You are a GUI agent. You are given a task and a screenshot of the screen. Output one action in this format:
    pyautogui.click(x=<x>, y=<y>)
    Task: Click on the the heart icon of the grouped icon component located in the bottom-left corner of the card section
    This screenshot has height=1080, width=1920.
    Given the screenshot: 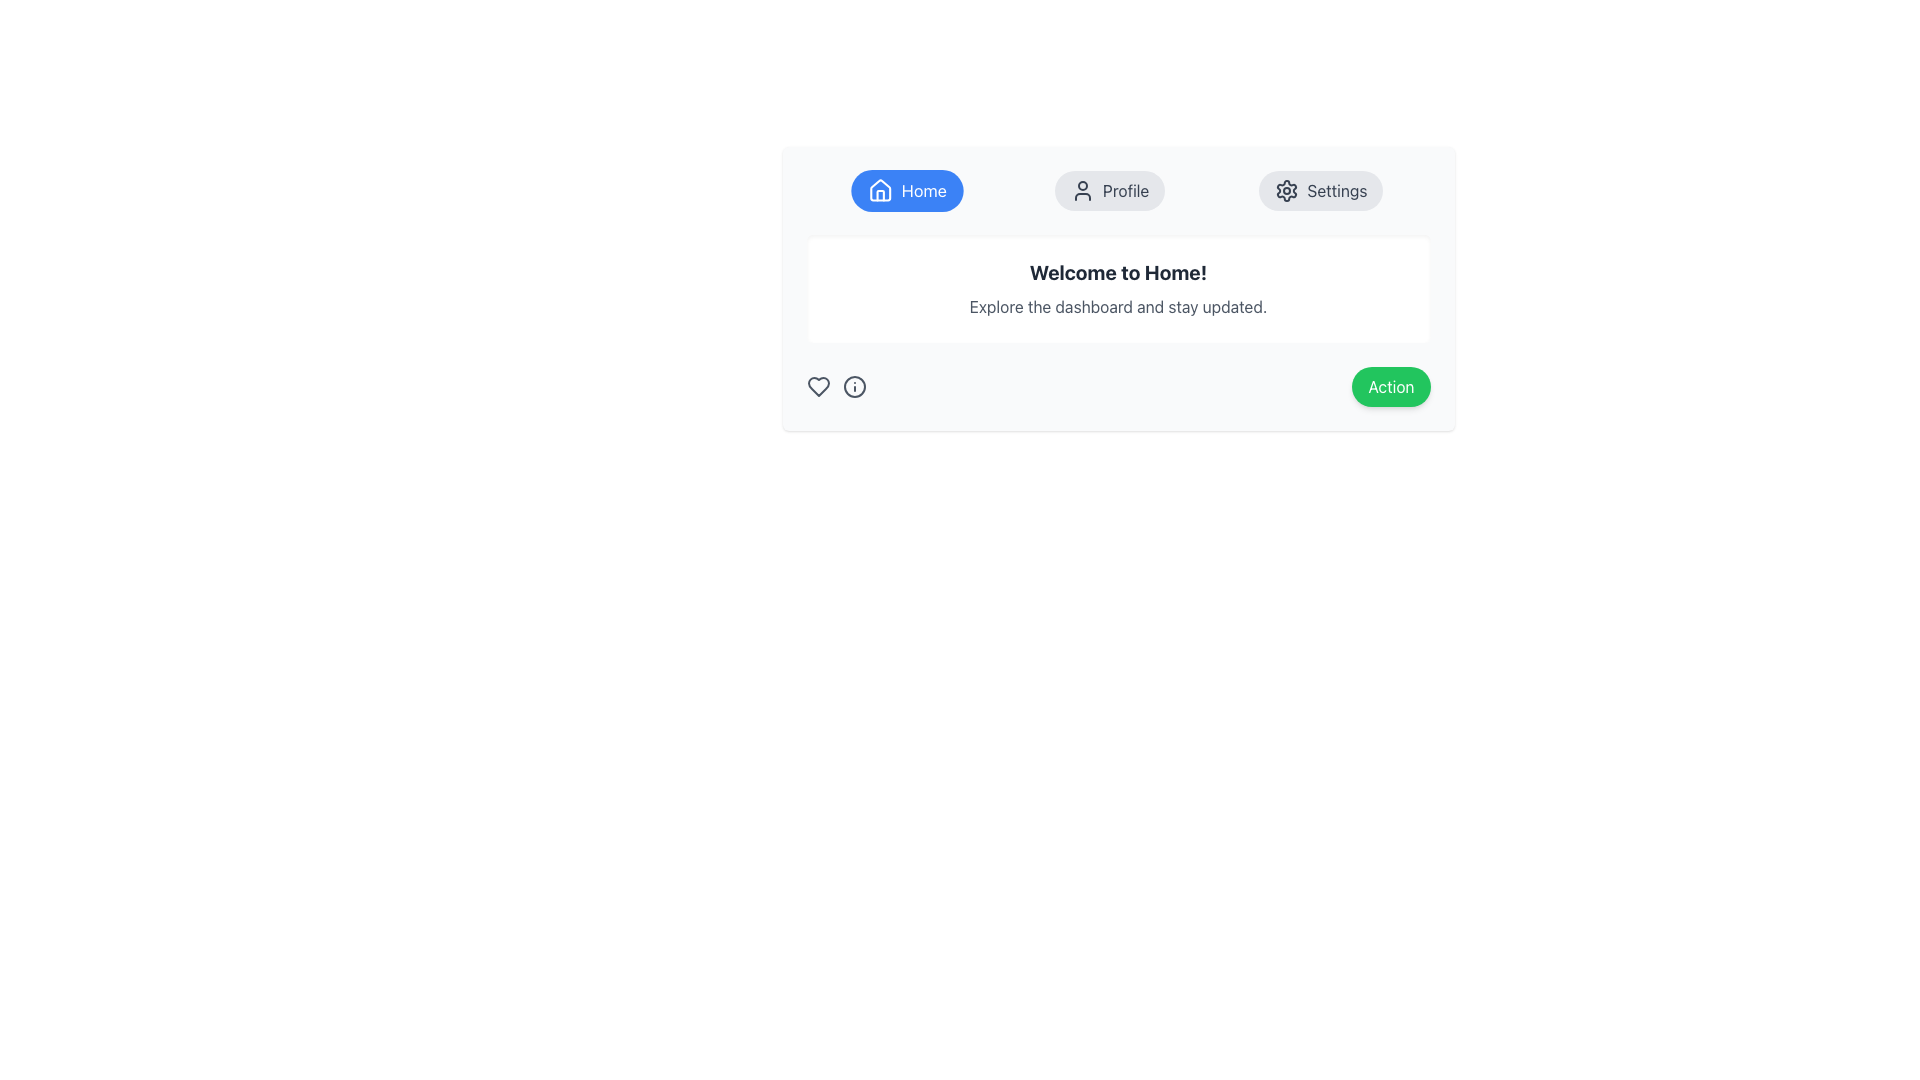 What is the action you would take?
    pyautogui.click(x=836, y=386)
    